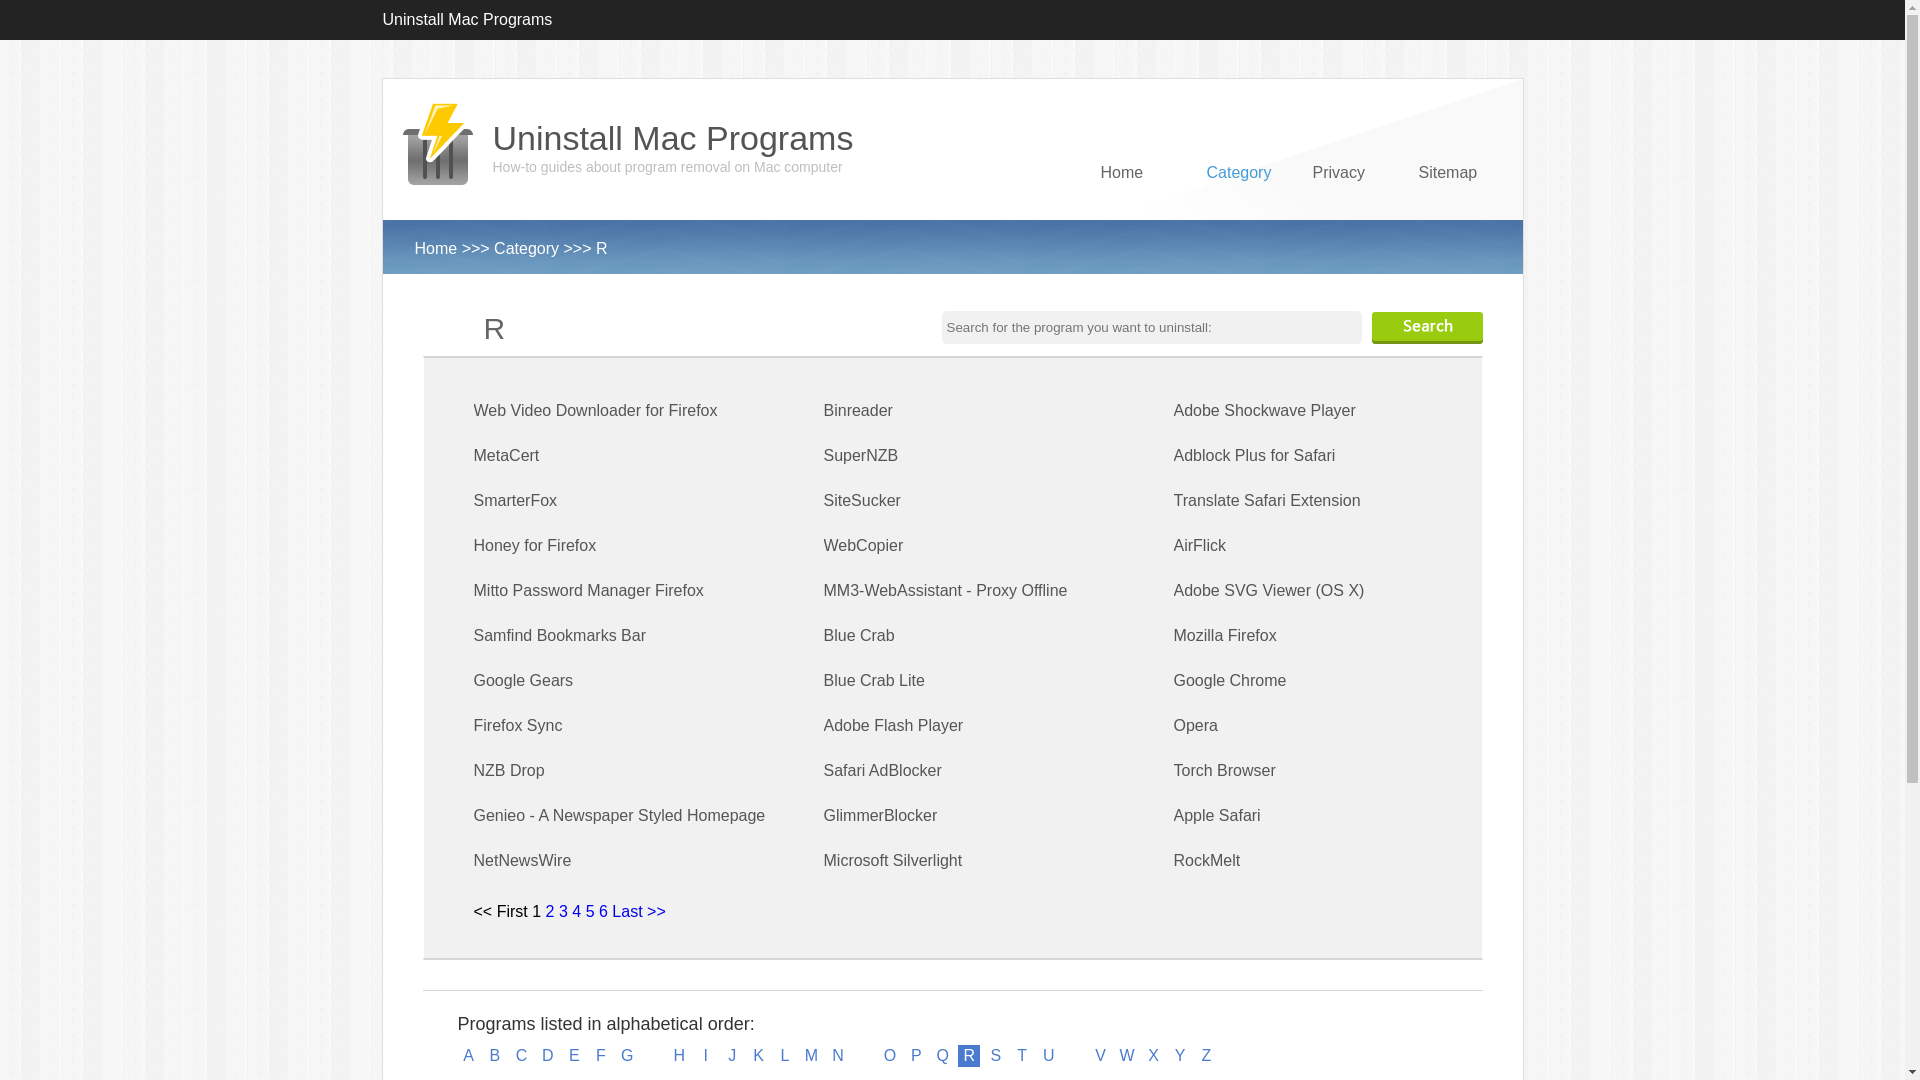 This screenshot has width=1920, height=1080. I want to click on 'O', so click(888, 1055).